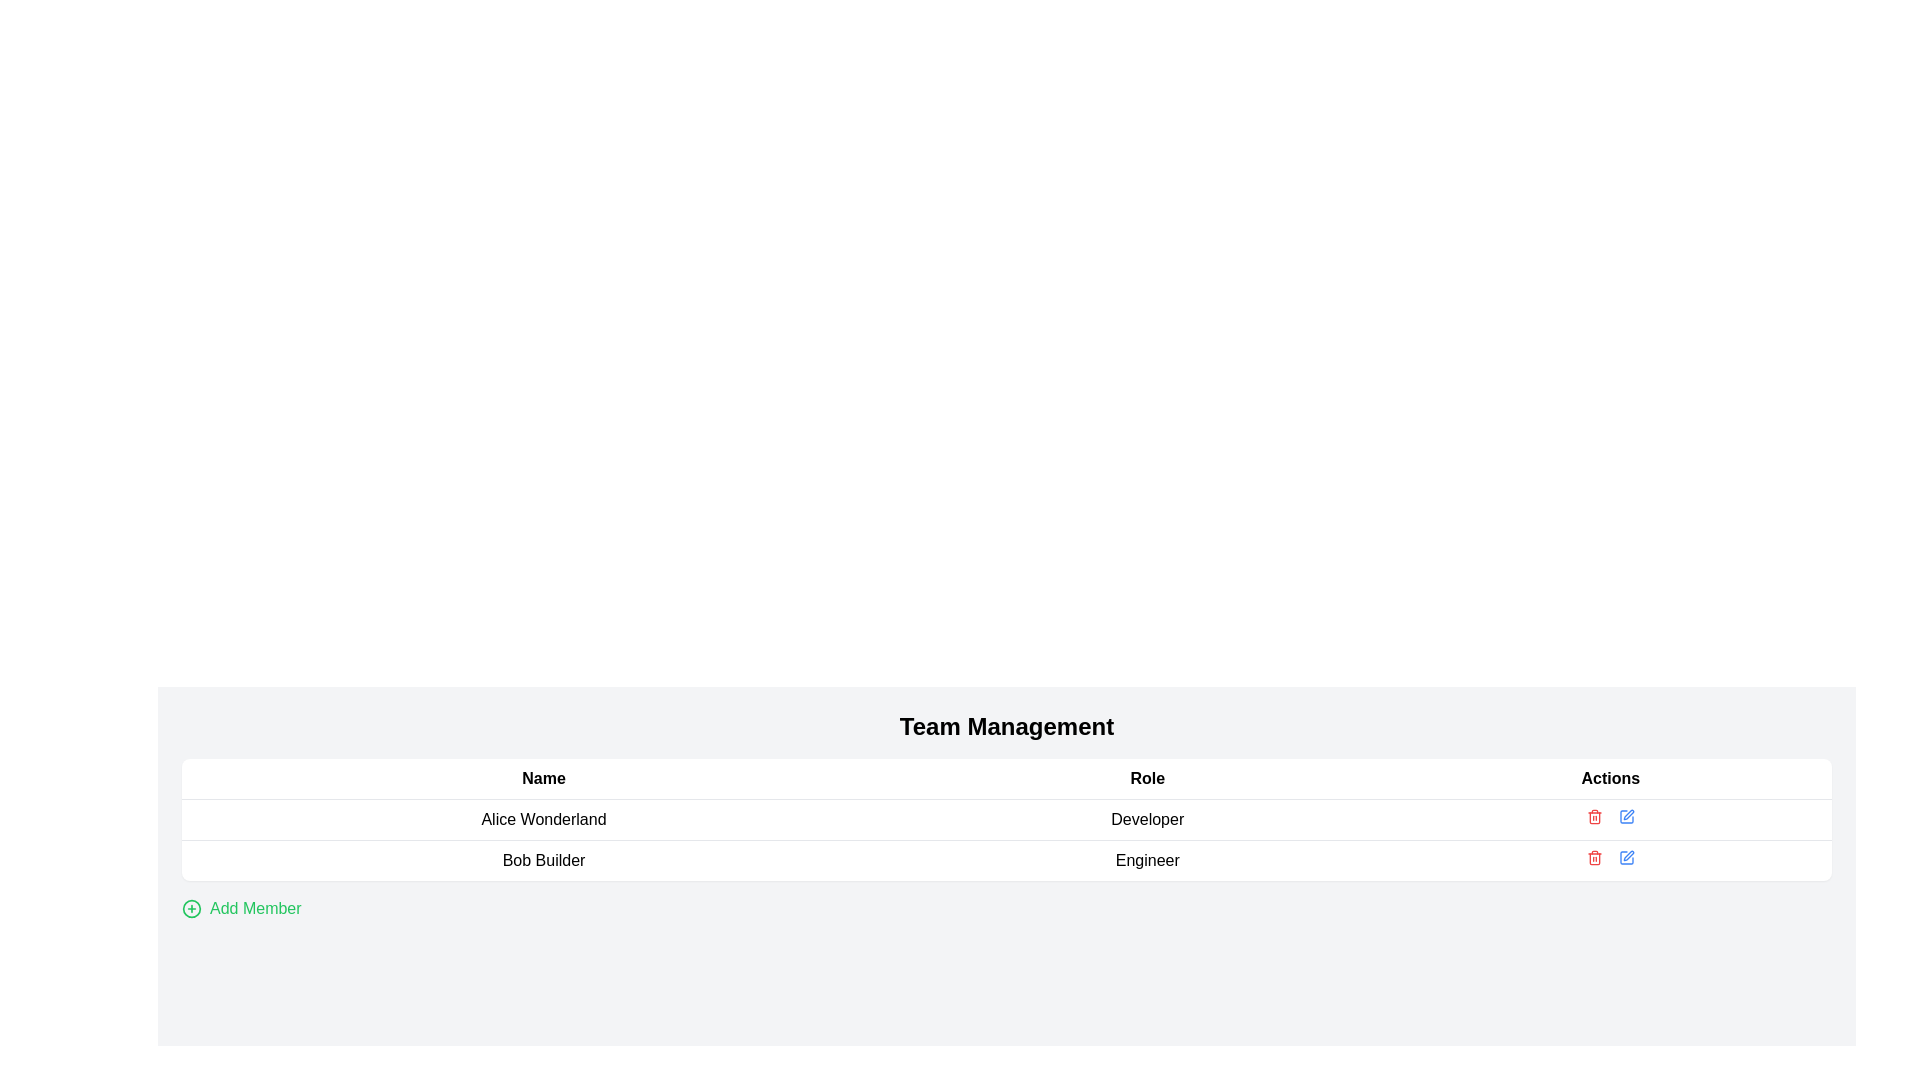 The width and height of the screenshot is (1920, 1080). Describe the element at coordinates (1627, 814) in the screenshot. I see `the editing icon` at that location.